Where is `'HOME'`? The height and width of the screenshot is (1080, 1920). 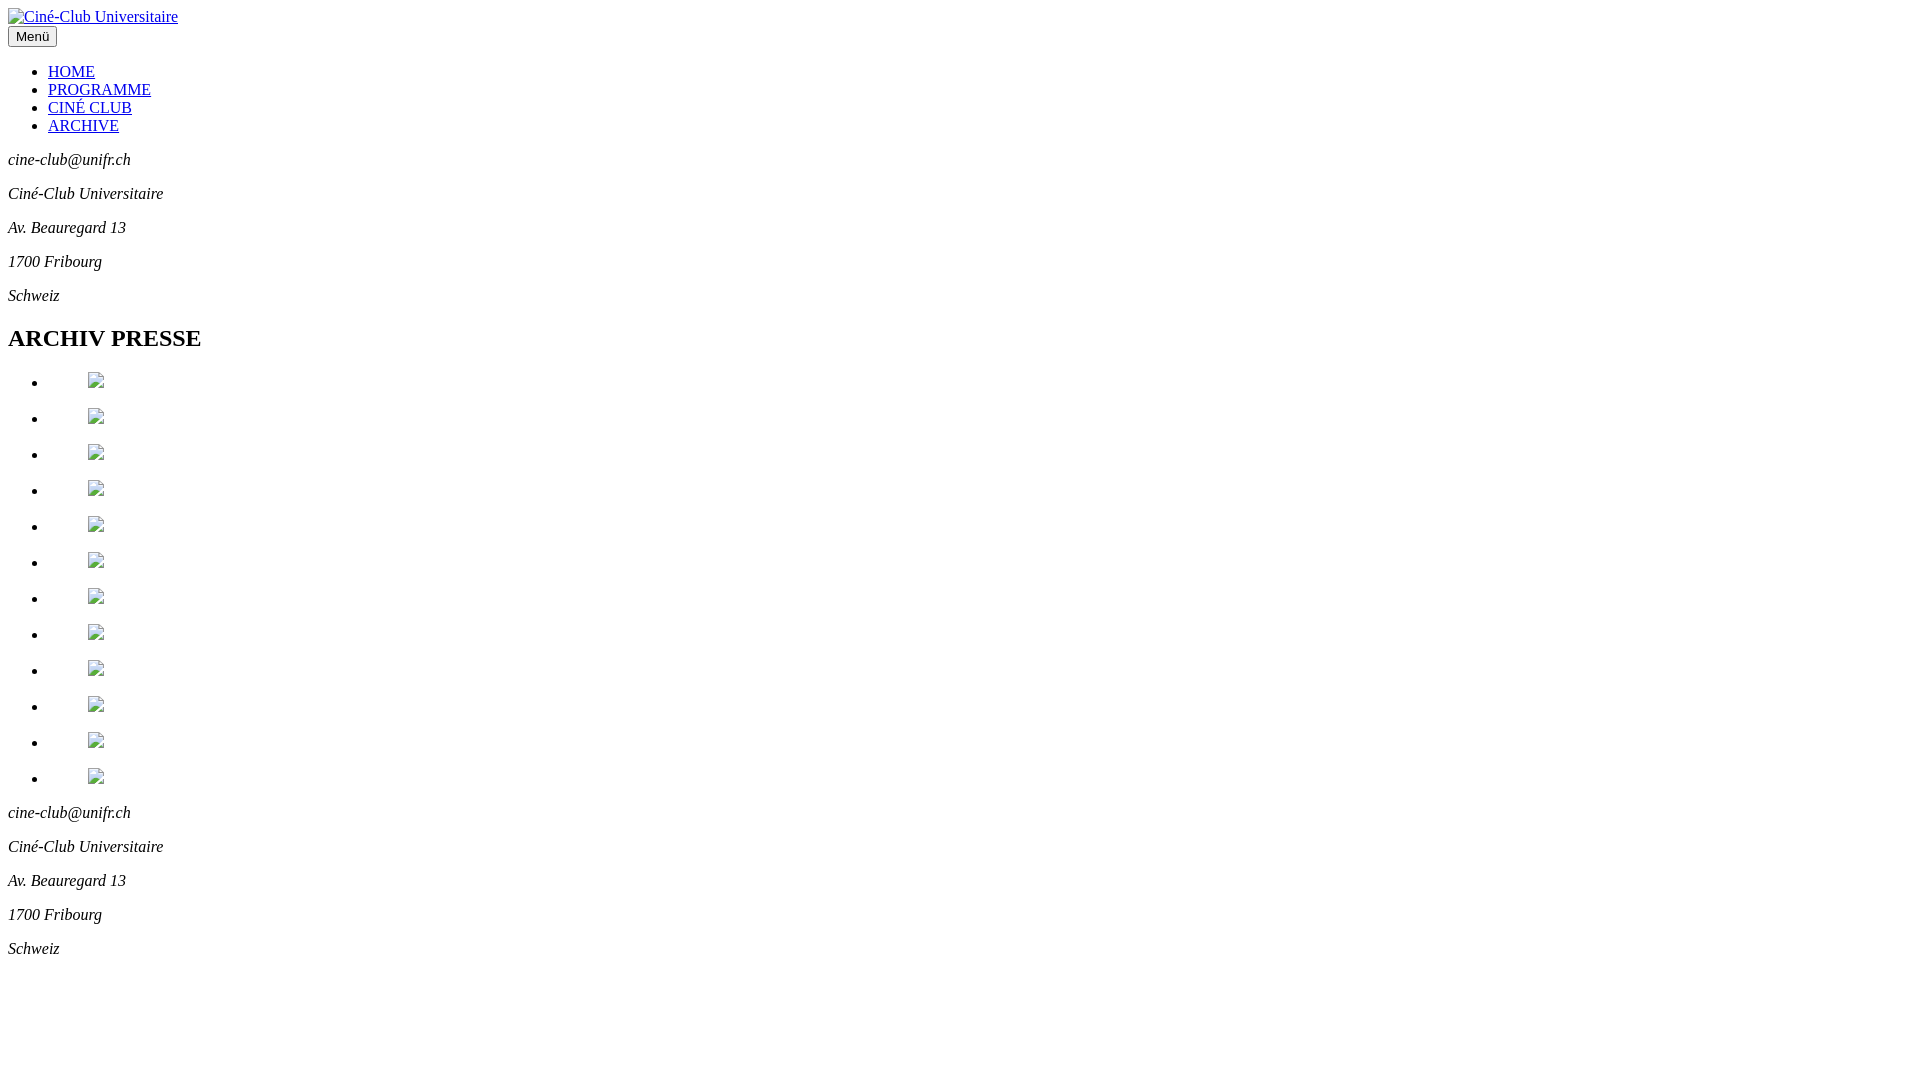
'HOME' is located at coordinates (71, 70).